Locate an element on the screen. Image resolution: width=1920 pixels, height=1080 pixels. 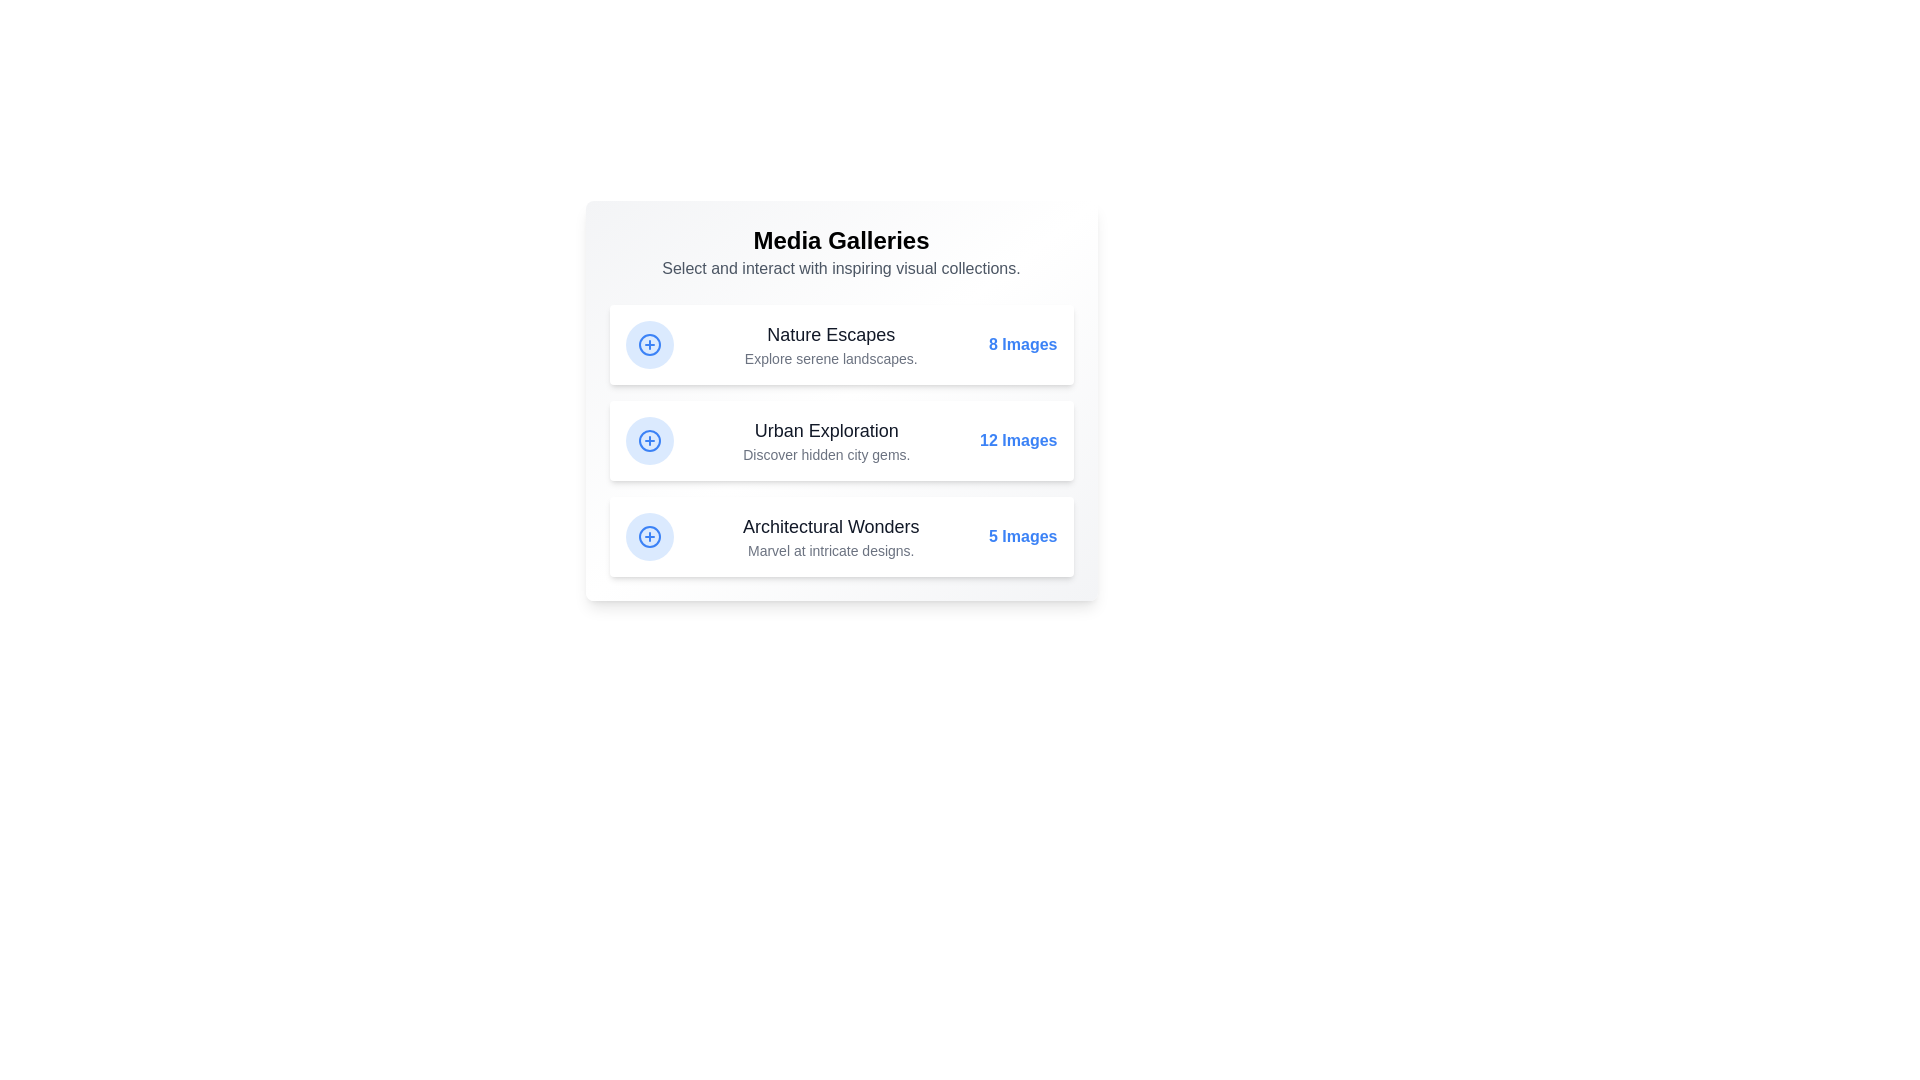
the gallery Urban Exploration is located at coordinates (841, 439).